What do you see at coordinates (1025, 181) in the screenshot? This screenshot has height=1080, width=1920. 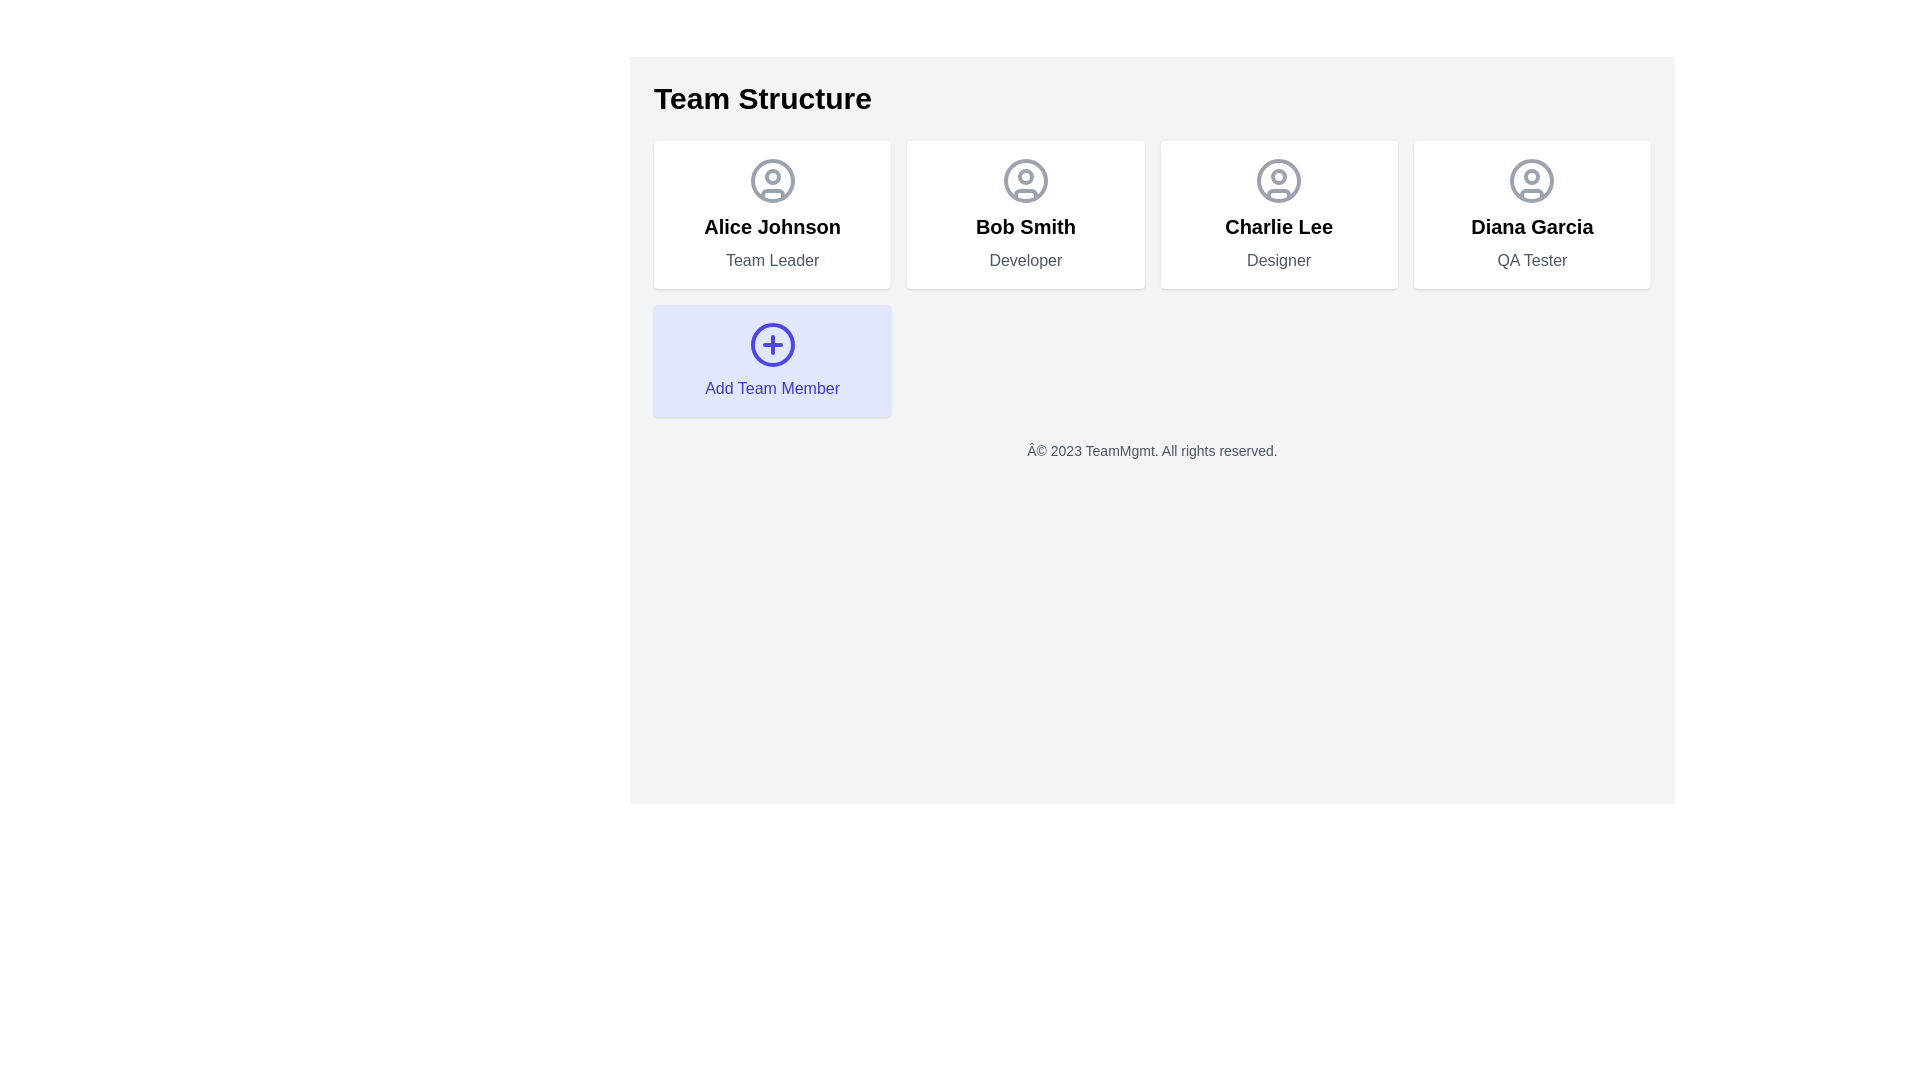 I see `the user profile avatar icon for 'Bob Smith' located at the top of the card labeled 'Bob Smith - Developer'` at bounding box center [1025, 181].